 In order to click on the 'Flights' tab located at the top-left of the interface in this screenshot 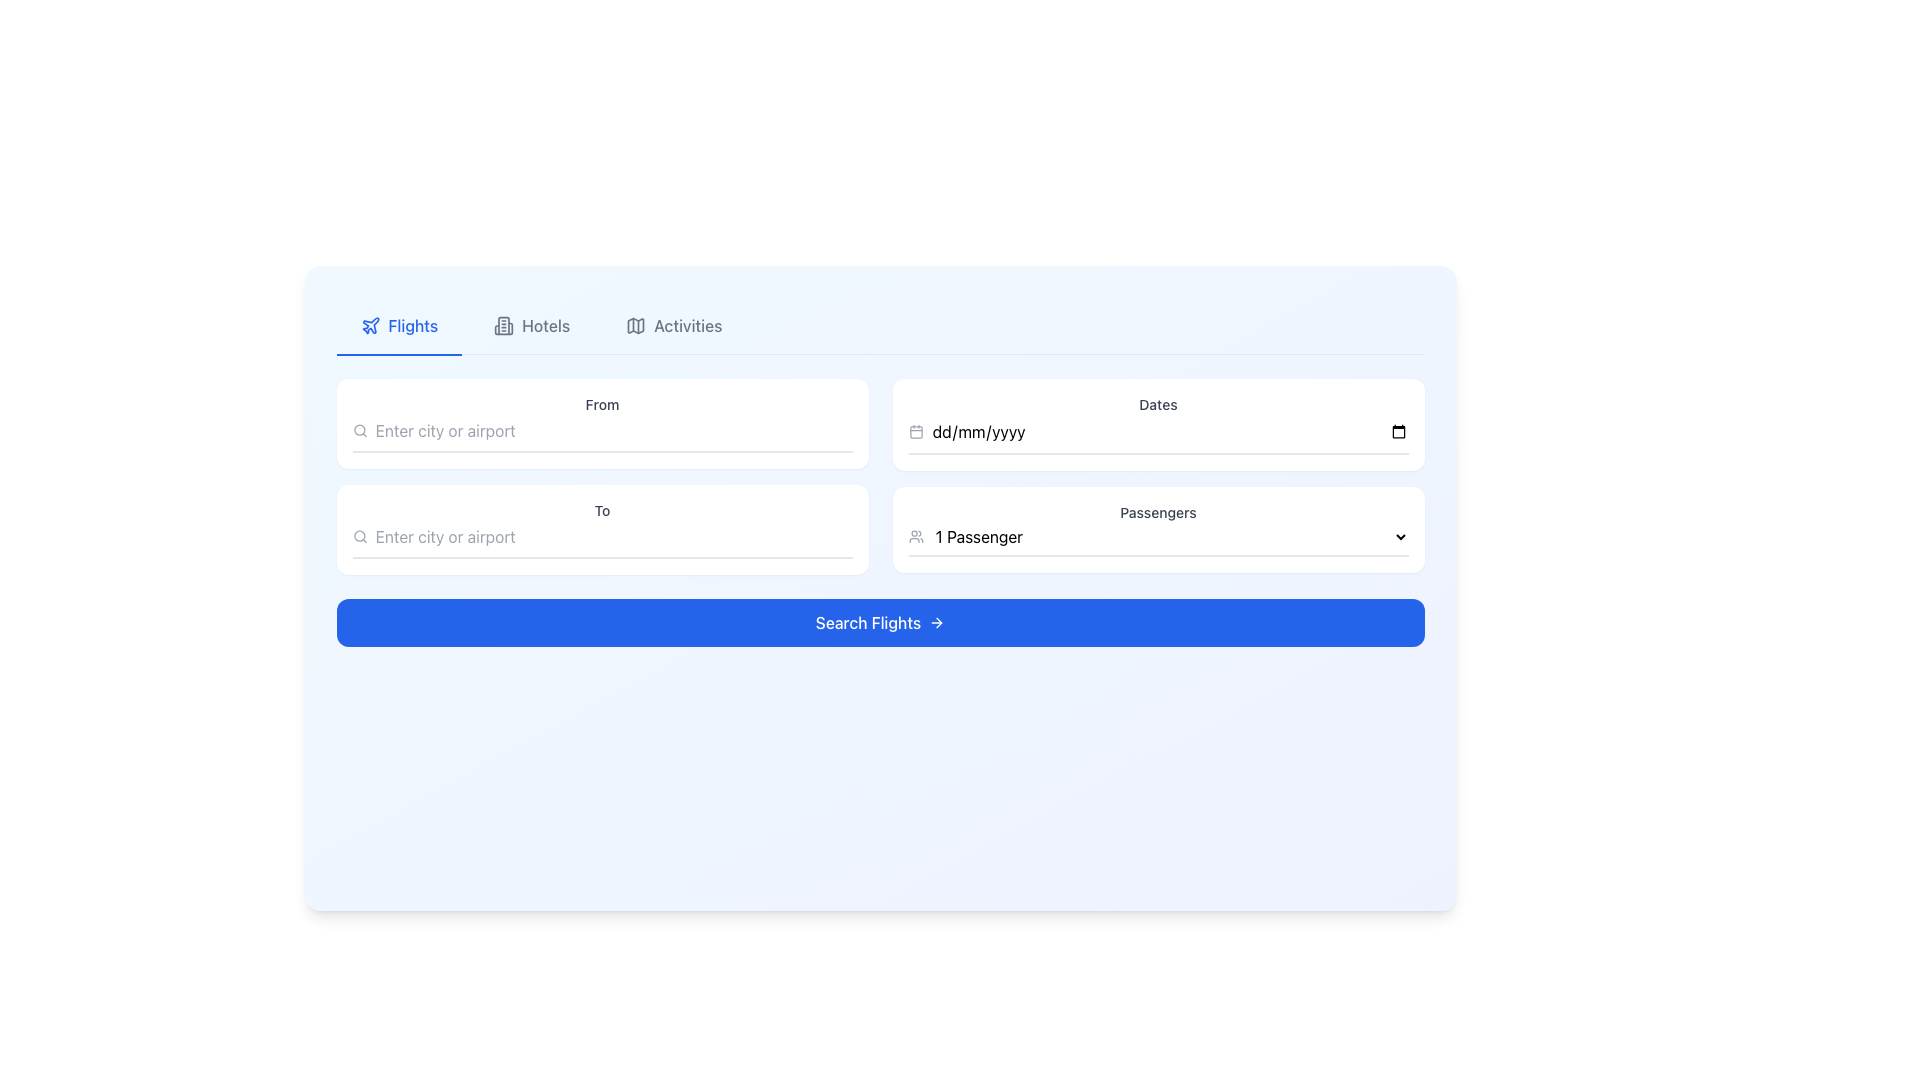, I will do `click(399, 326)`.